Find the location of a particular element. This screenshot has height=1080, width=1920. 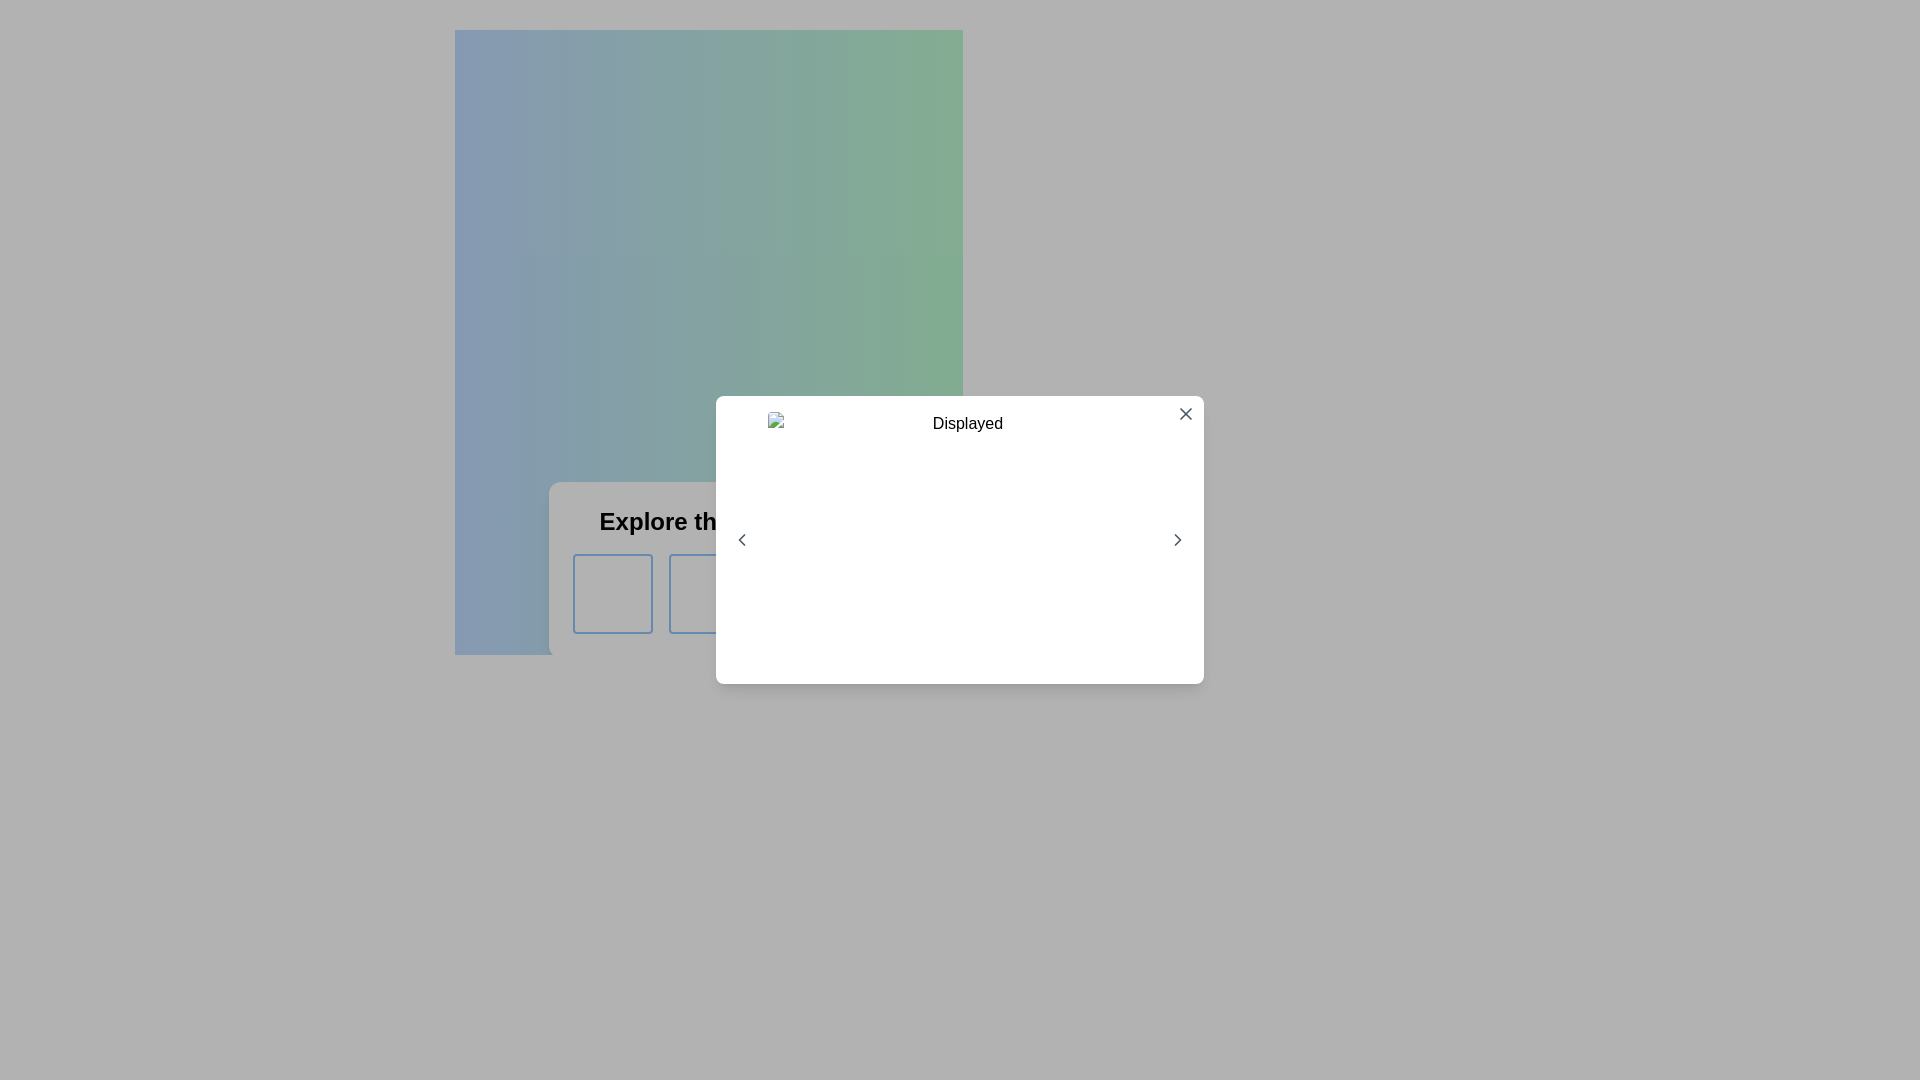

the second thumbnail in a row of three, which has a blue border and a greenish background image is located at coordinates (709, 593).